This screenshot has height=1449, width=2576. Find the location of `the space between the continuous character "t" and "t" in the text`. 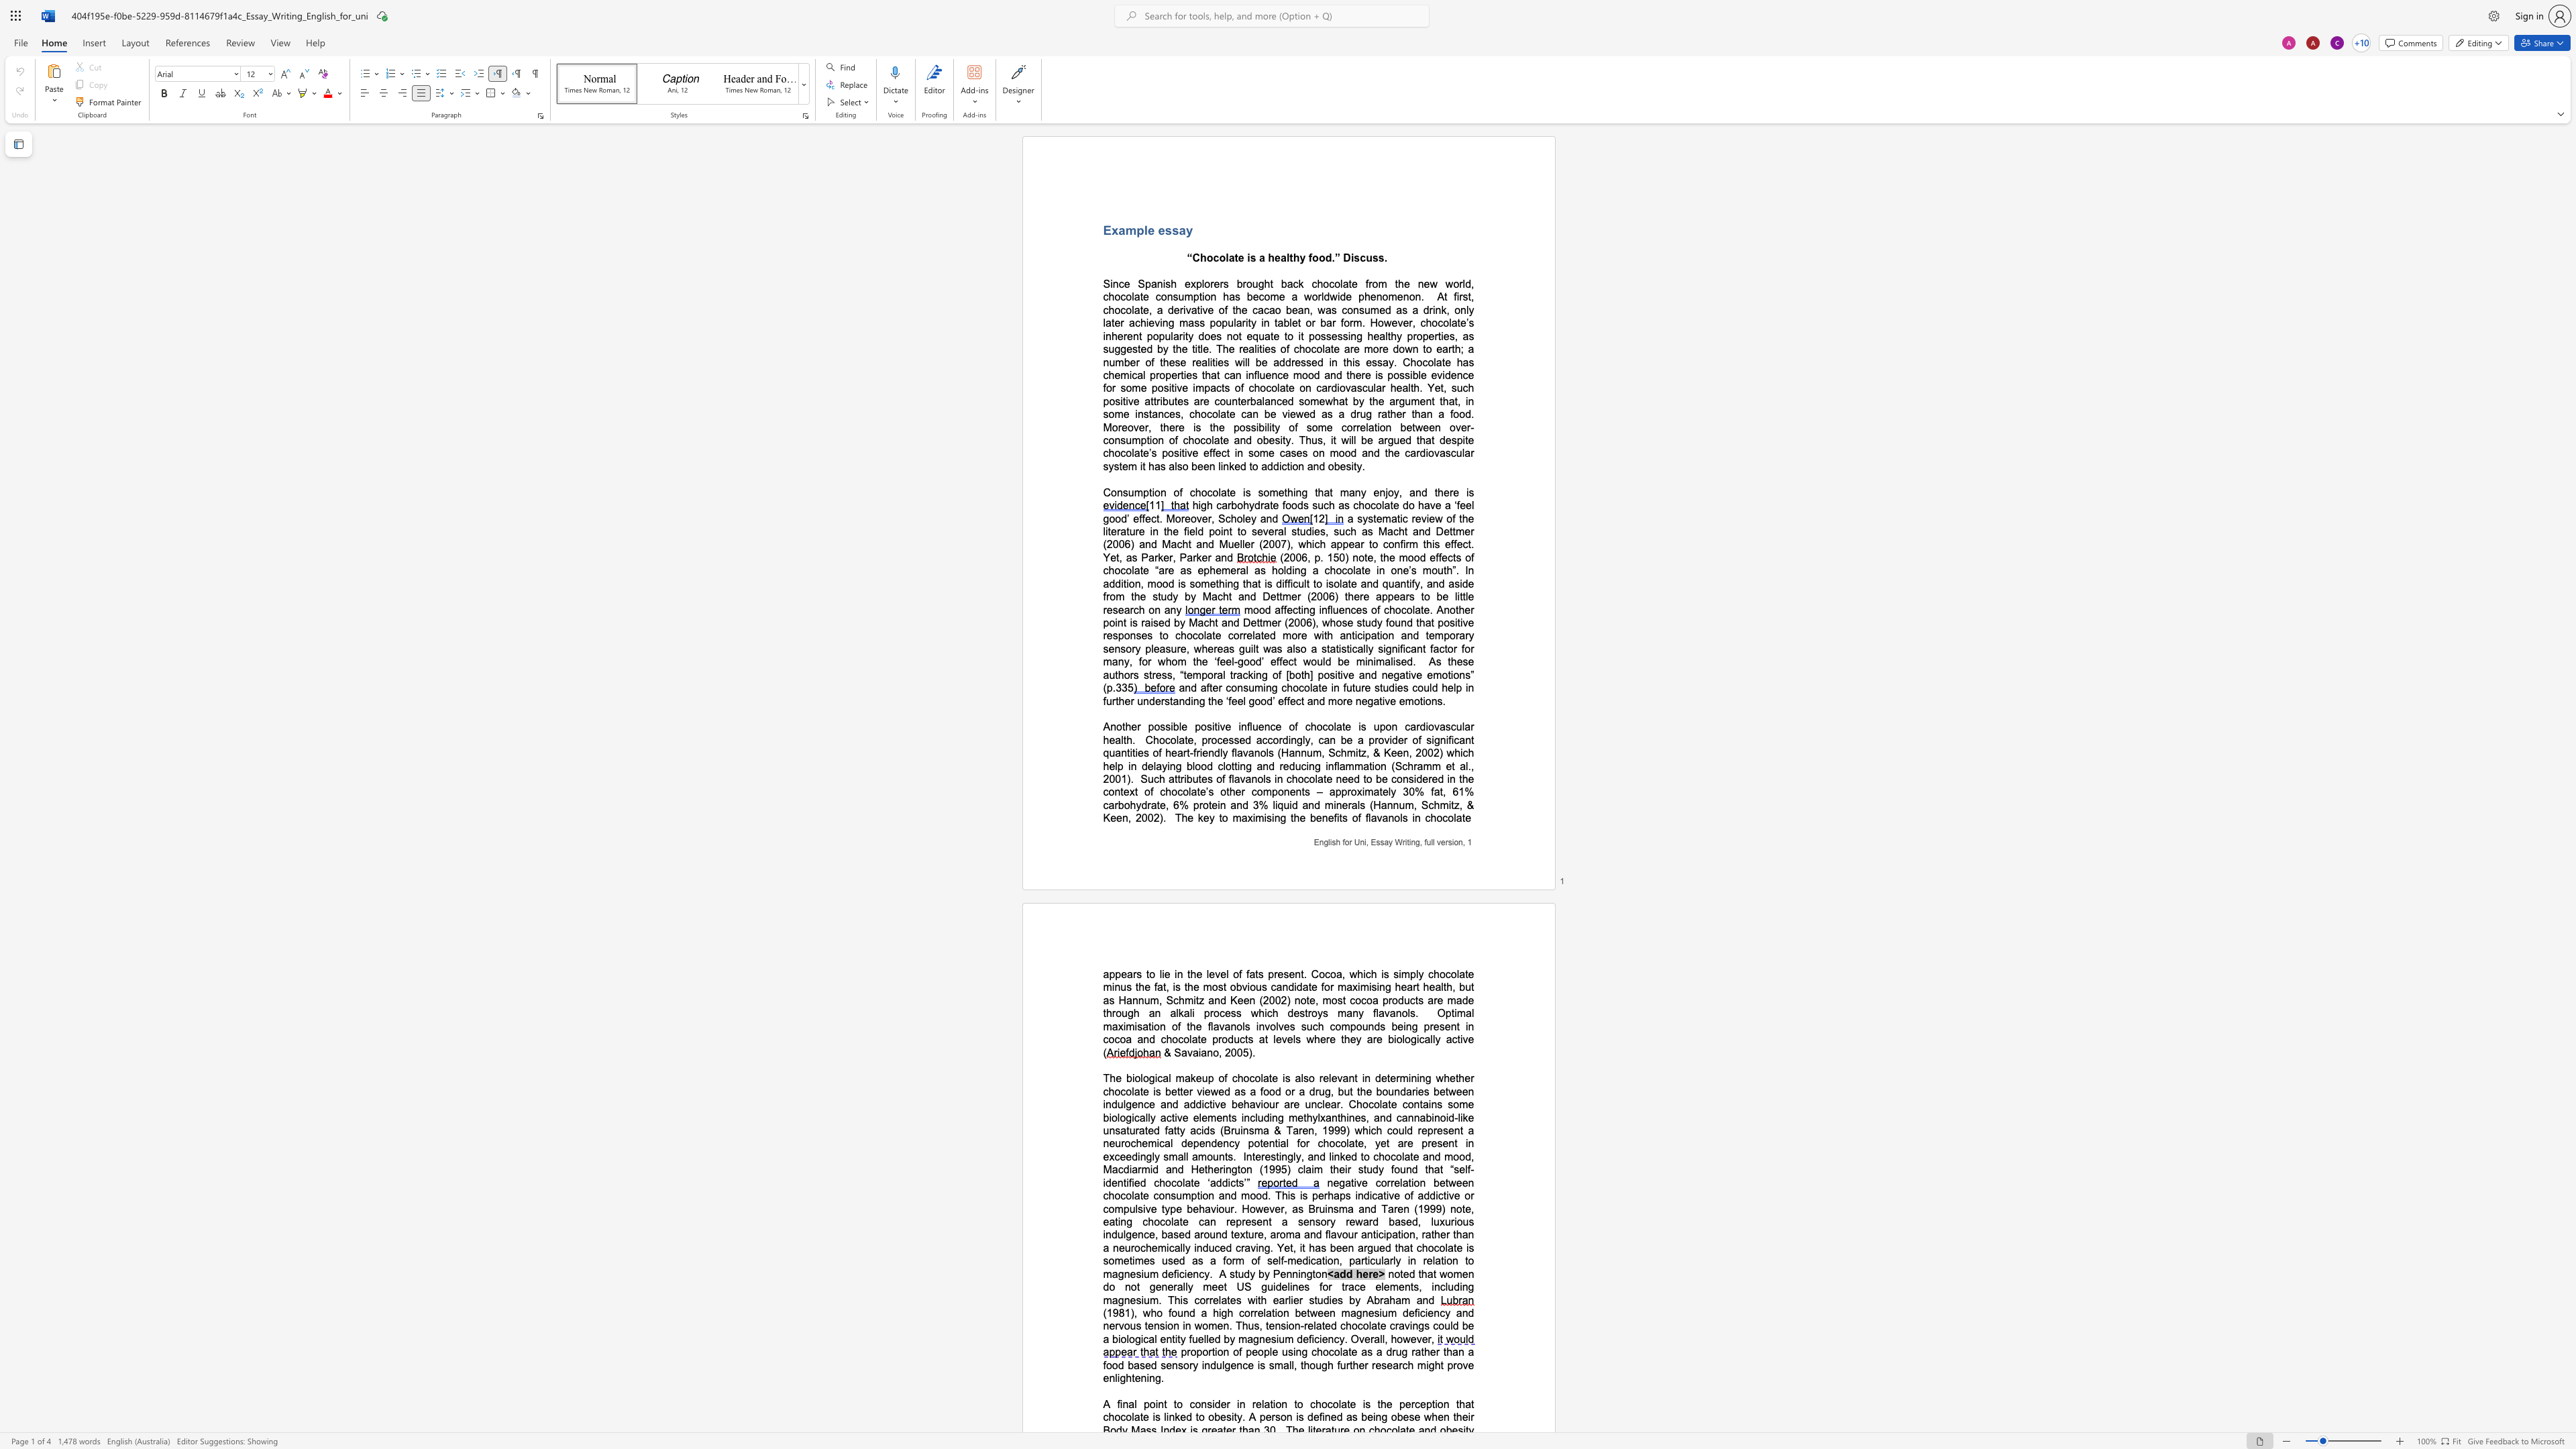

the space between the continuous character "t" and "t" in the text is located at coordinates (1452, 531).